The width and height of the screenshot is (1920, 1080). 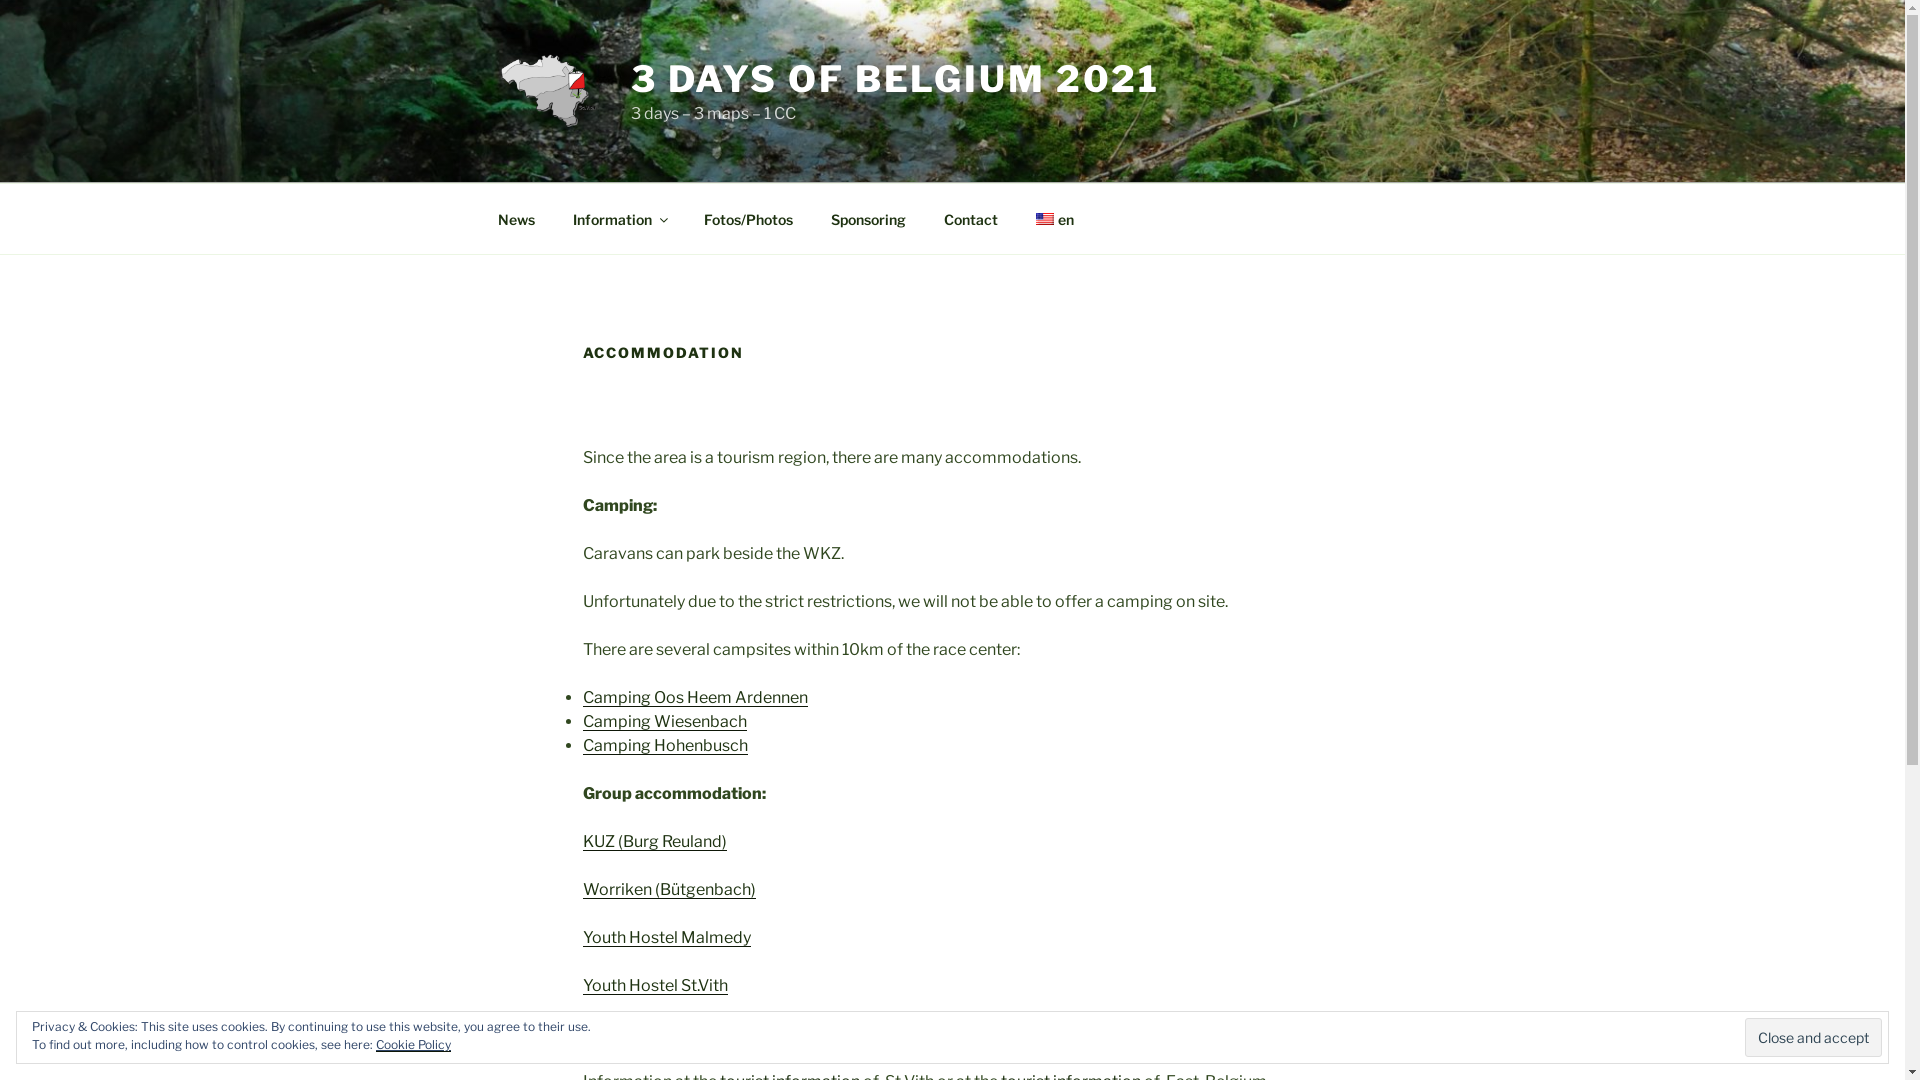 I want to click on 'Sponsoring', so click(x=868, y=218).